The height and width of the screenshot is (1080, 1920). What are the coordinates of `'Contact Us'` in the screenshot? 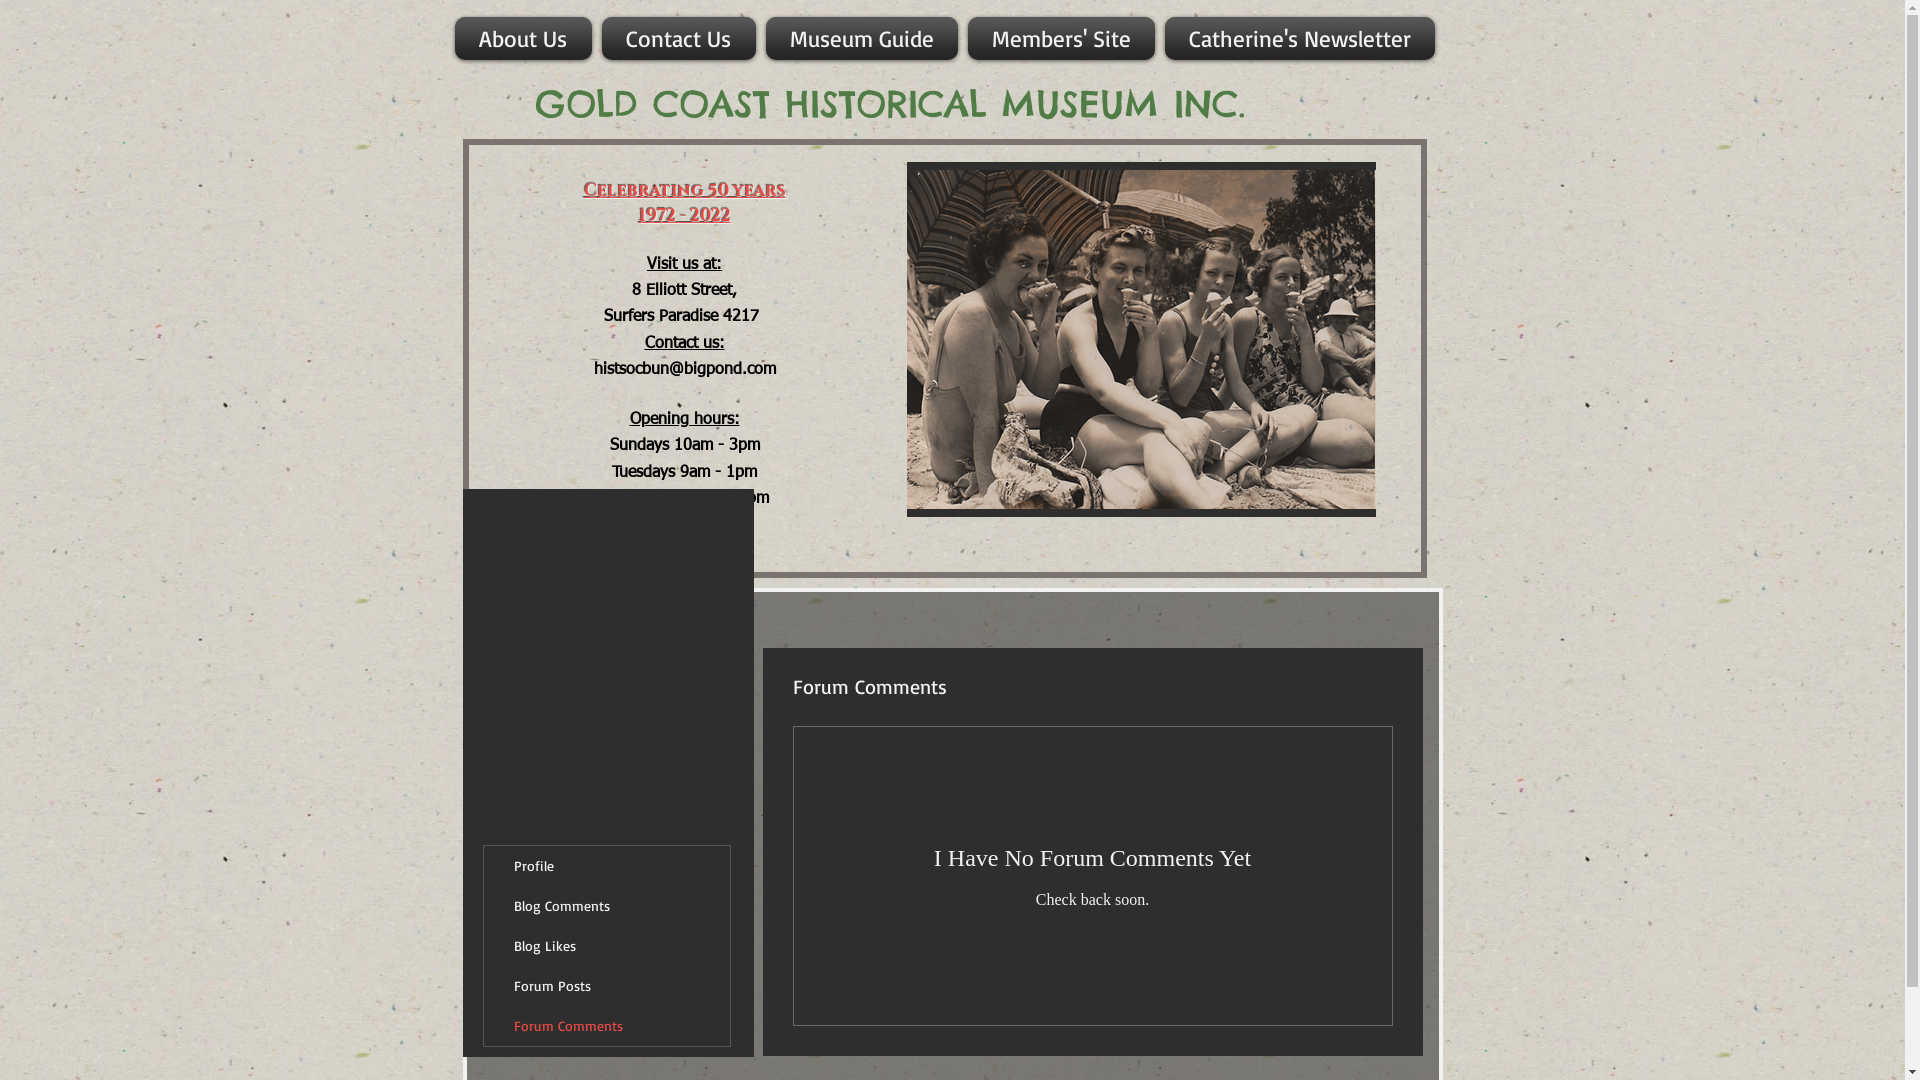 It's located at (594, 38).